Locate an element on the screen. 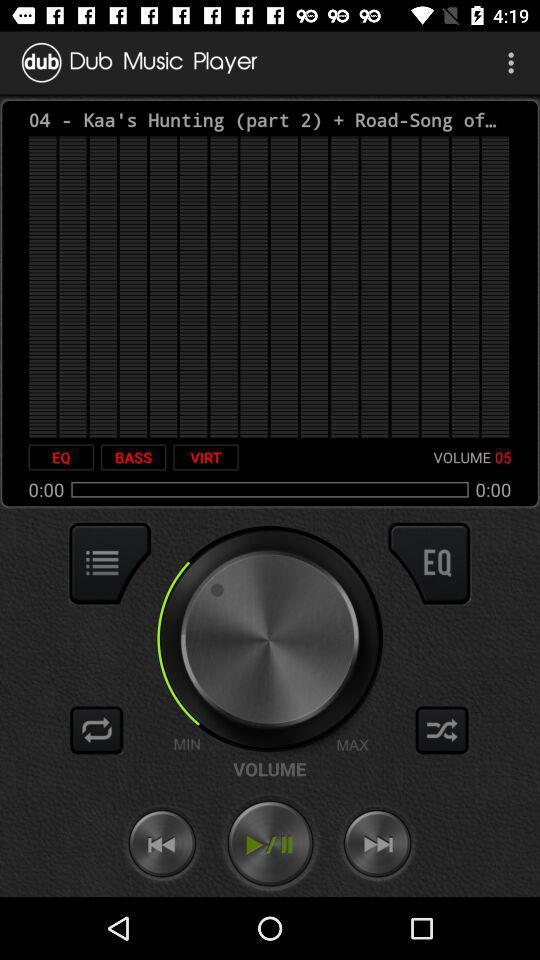 Image resolution: width=540 pixels, height=960 pixels. the shuffle button at the bottom right corner of the page is located at coordinates (442, 729).